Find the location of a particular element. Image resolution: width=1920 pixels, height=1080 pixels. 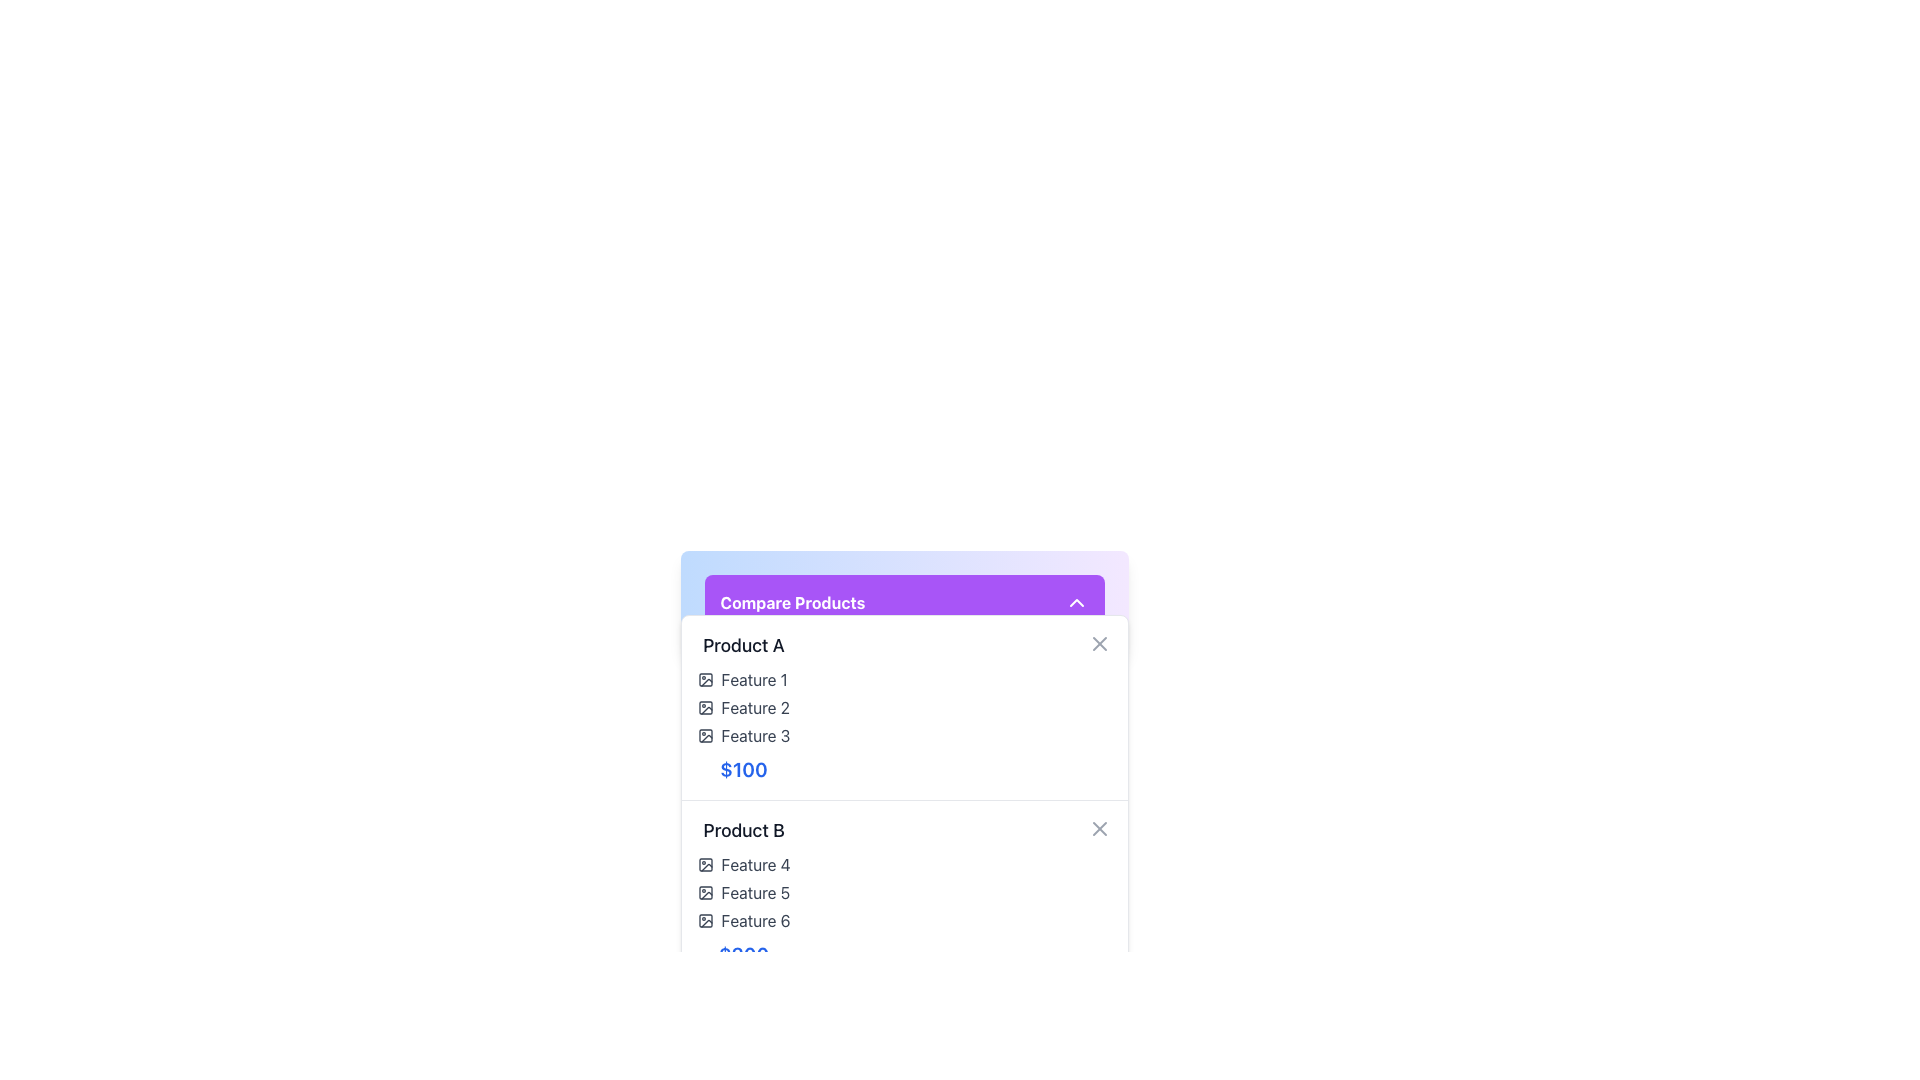

the top-left SVG rectangle graphical element within the 'Feature 3' section of the UI list is located at coordinates (705, 736).